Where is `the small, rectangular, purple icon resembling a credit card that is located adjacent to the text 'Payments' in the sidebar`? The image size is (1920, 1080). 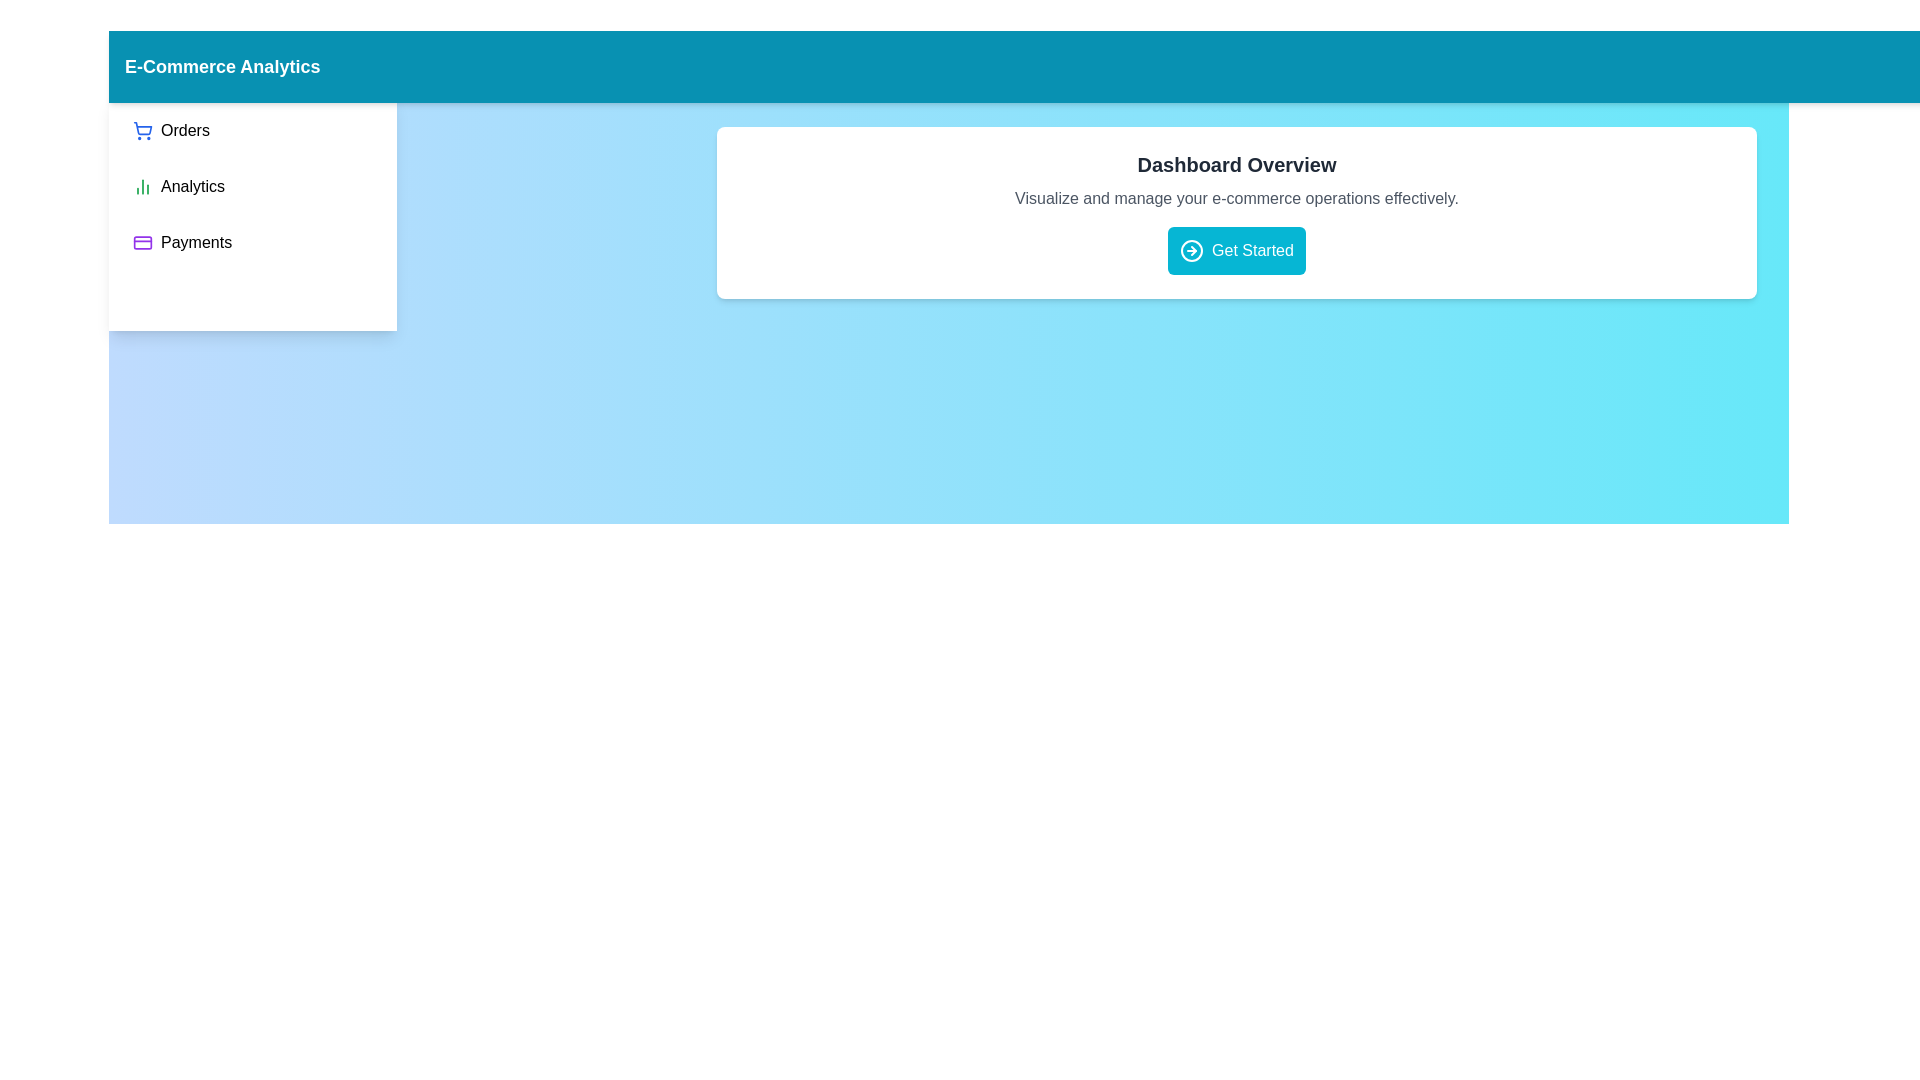
the small, rectangular, purple icon resembling a credit card that is located adjacent to the text 'Payments' in the sidebar is located at coordinates (142, 242).